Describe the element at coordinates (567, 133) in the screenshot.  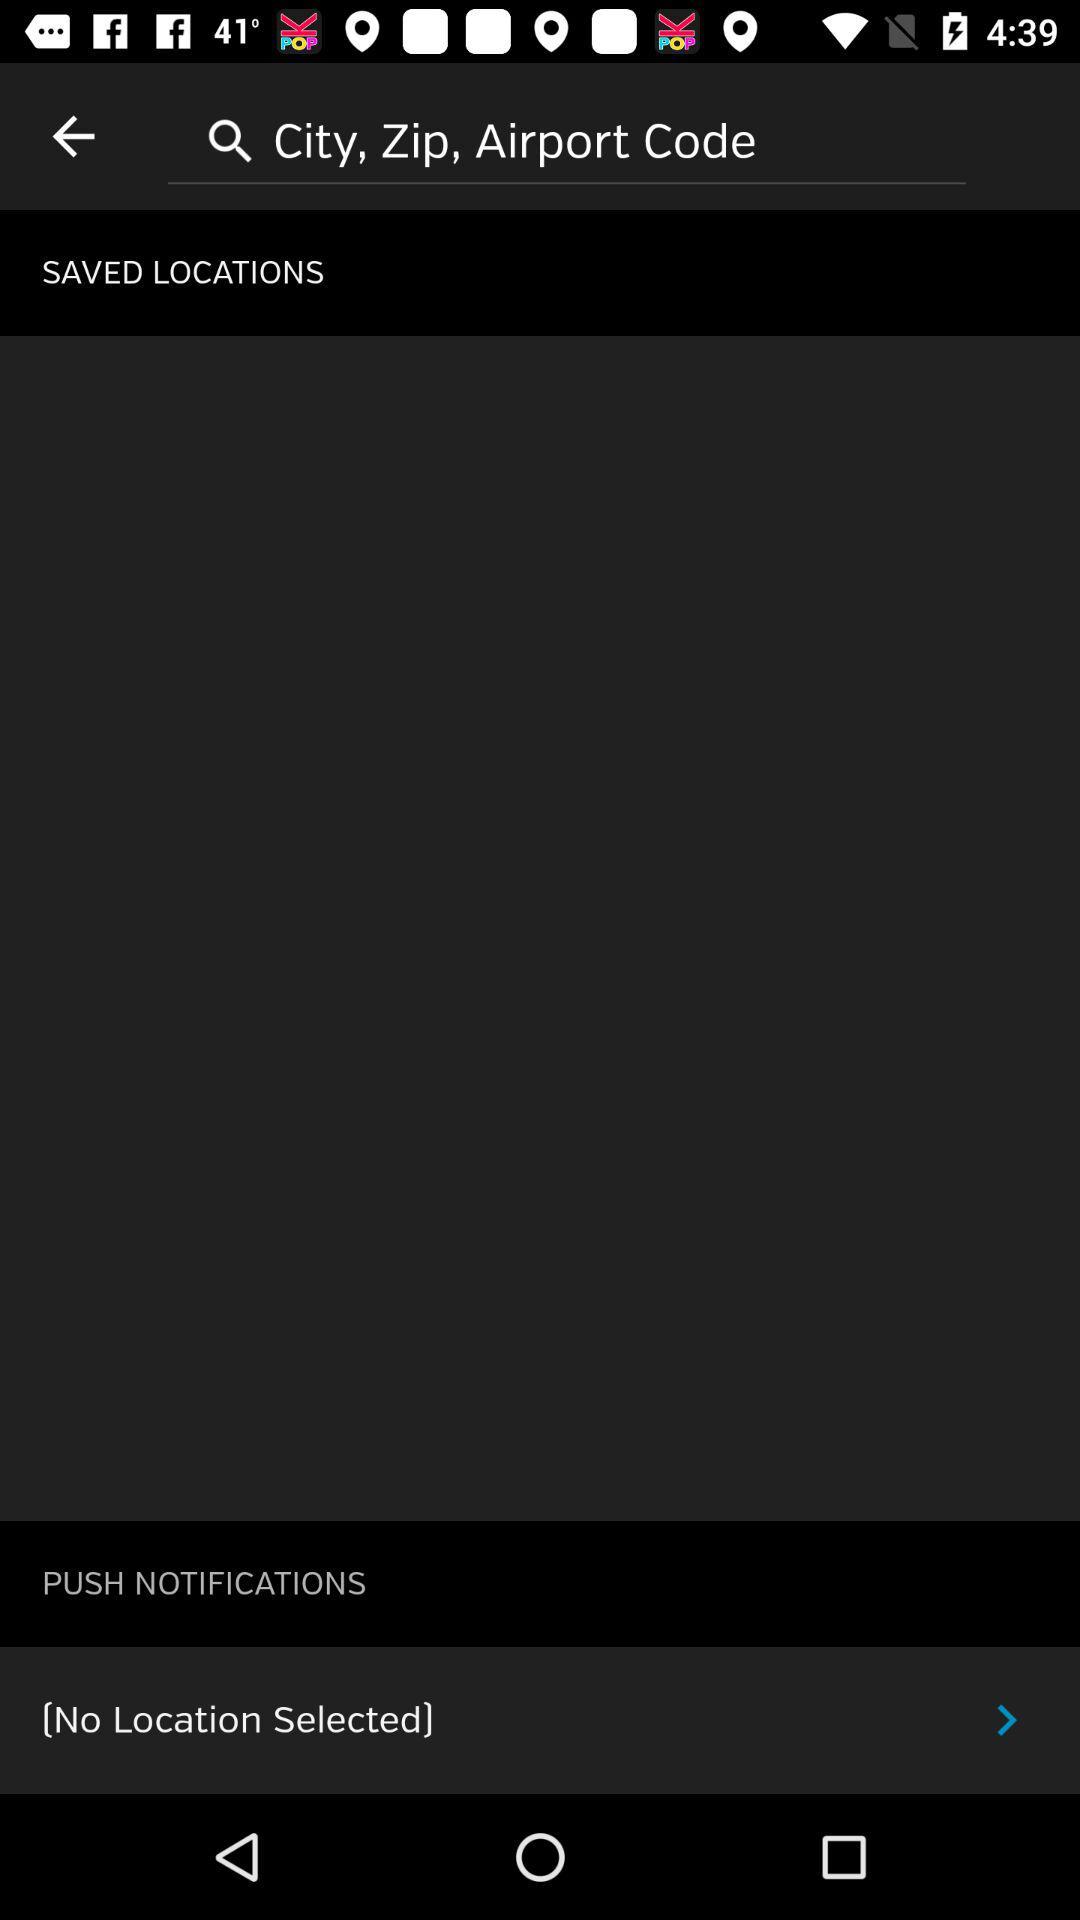
I see `search by city zip code or airport code` at that location.